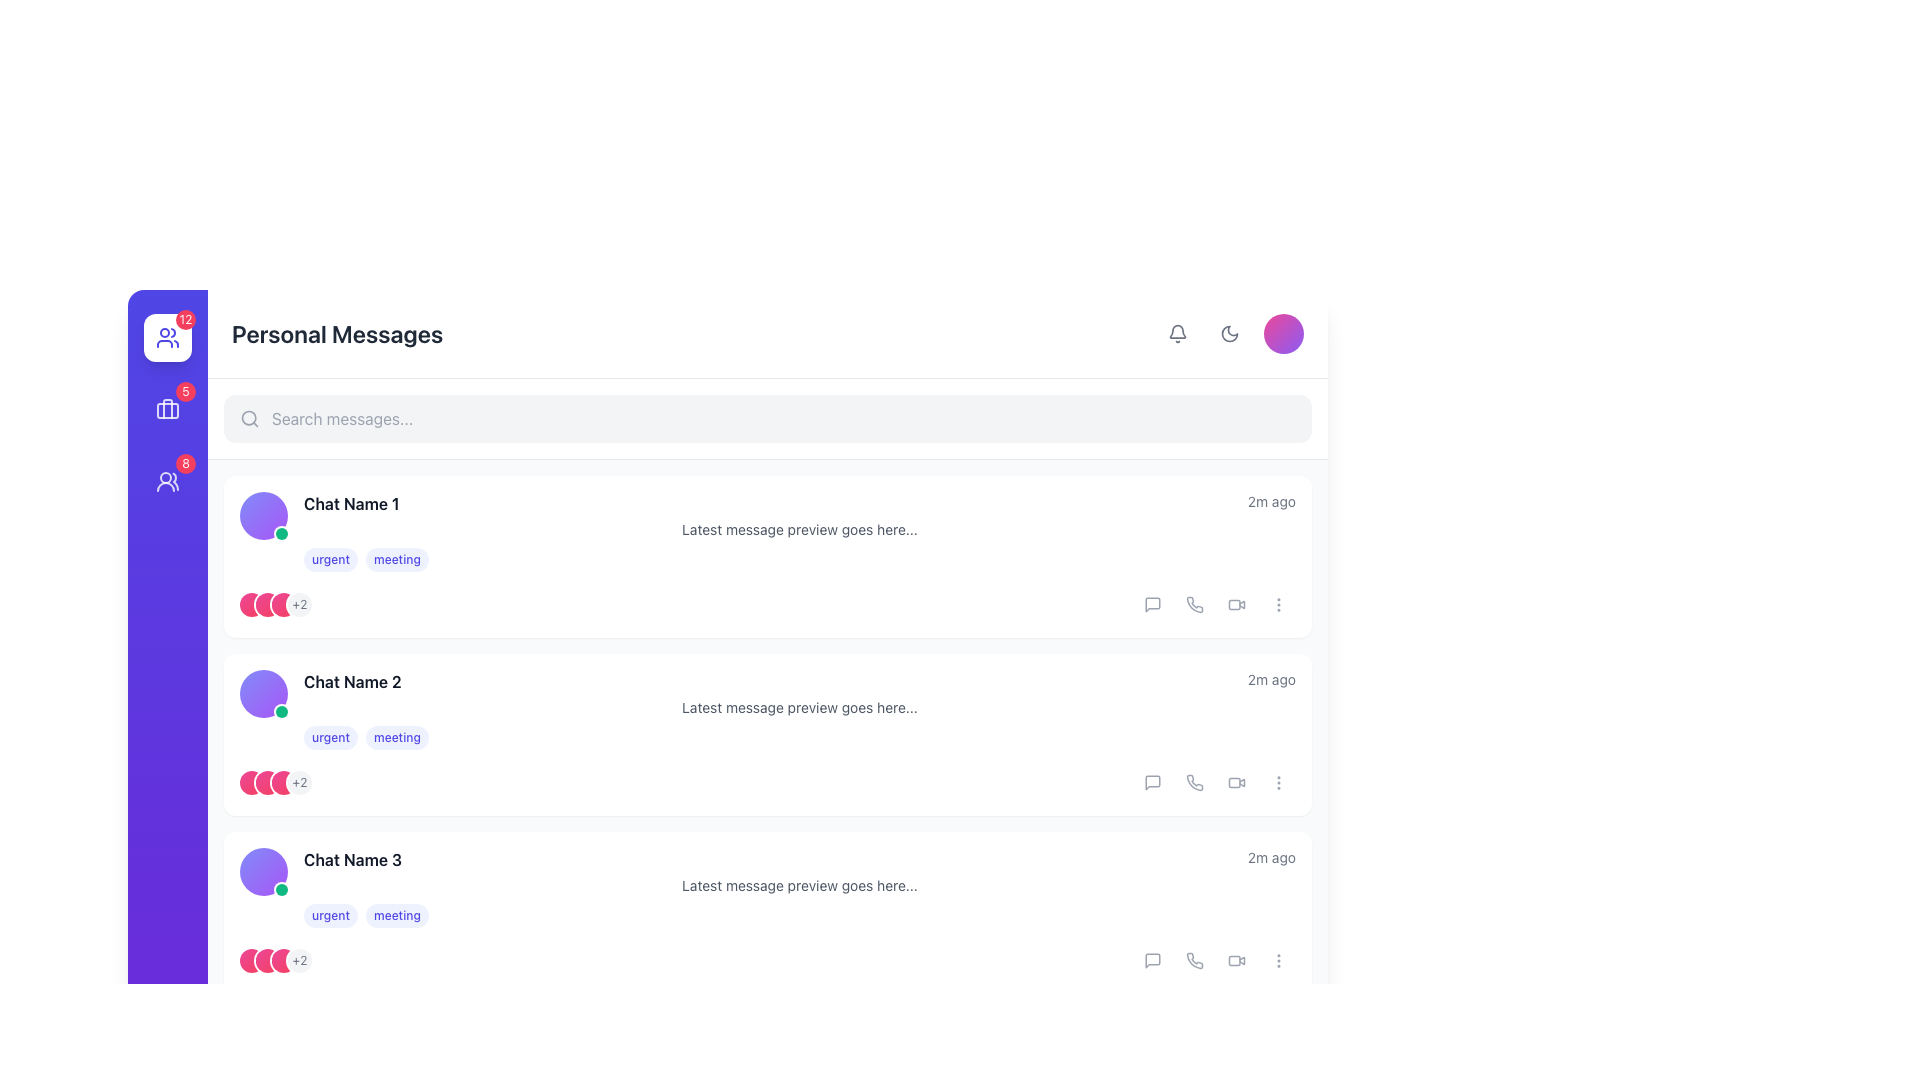  I want to click on message preview text 'Latest message preview goes here...' located in the second chat item from the top in the chat interface, so click(800, 707).